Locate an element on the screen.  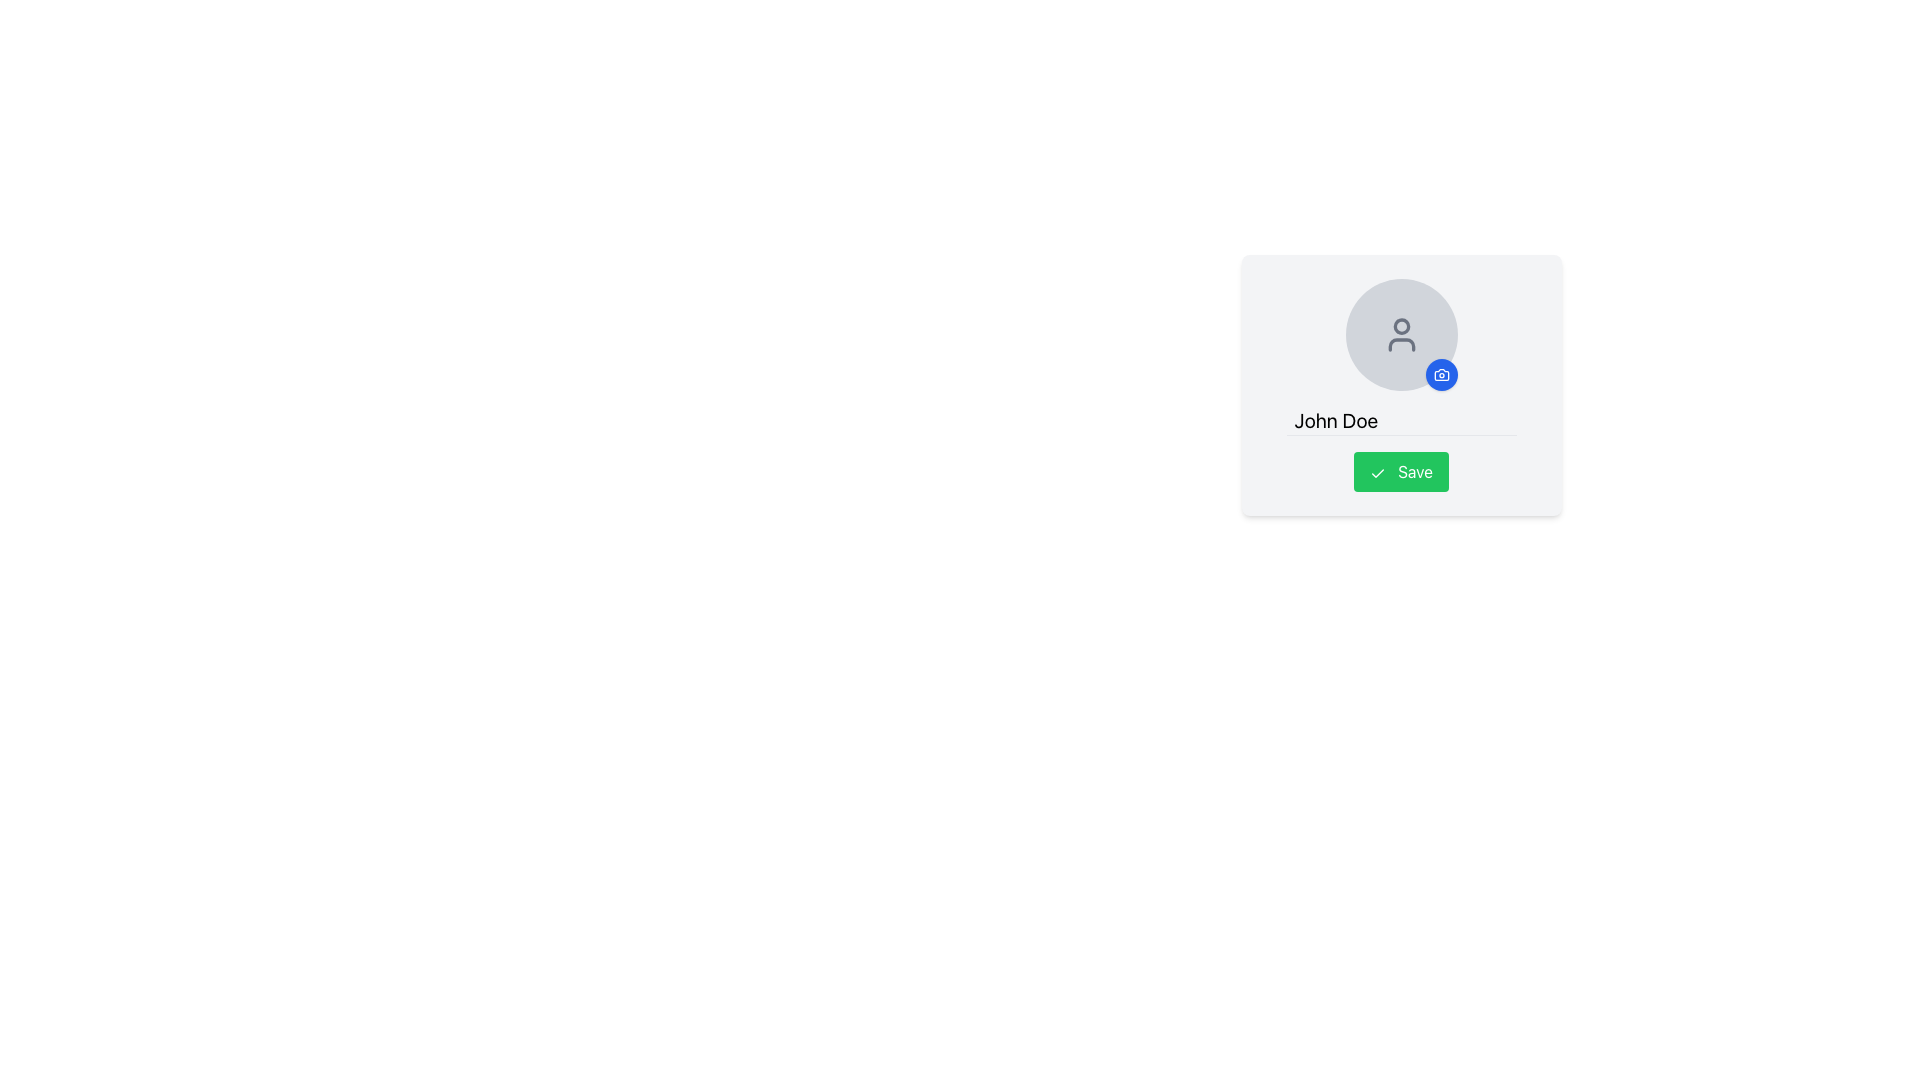
the checkmark icon inside the green 'Save' button located below 'John Doe.' is located at coordinates (1376, 473).